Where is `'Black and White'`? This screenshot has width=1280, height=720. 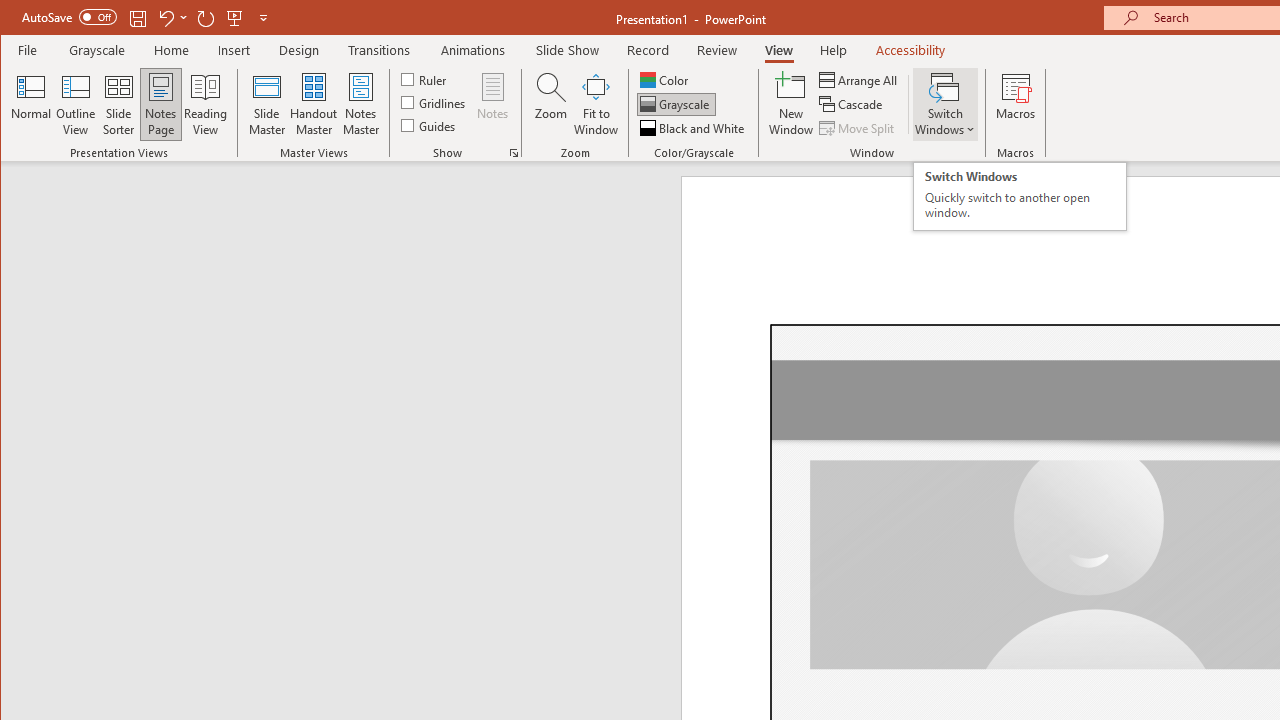 'Black and White' is located at coordinates (694, 128).